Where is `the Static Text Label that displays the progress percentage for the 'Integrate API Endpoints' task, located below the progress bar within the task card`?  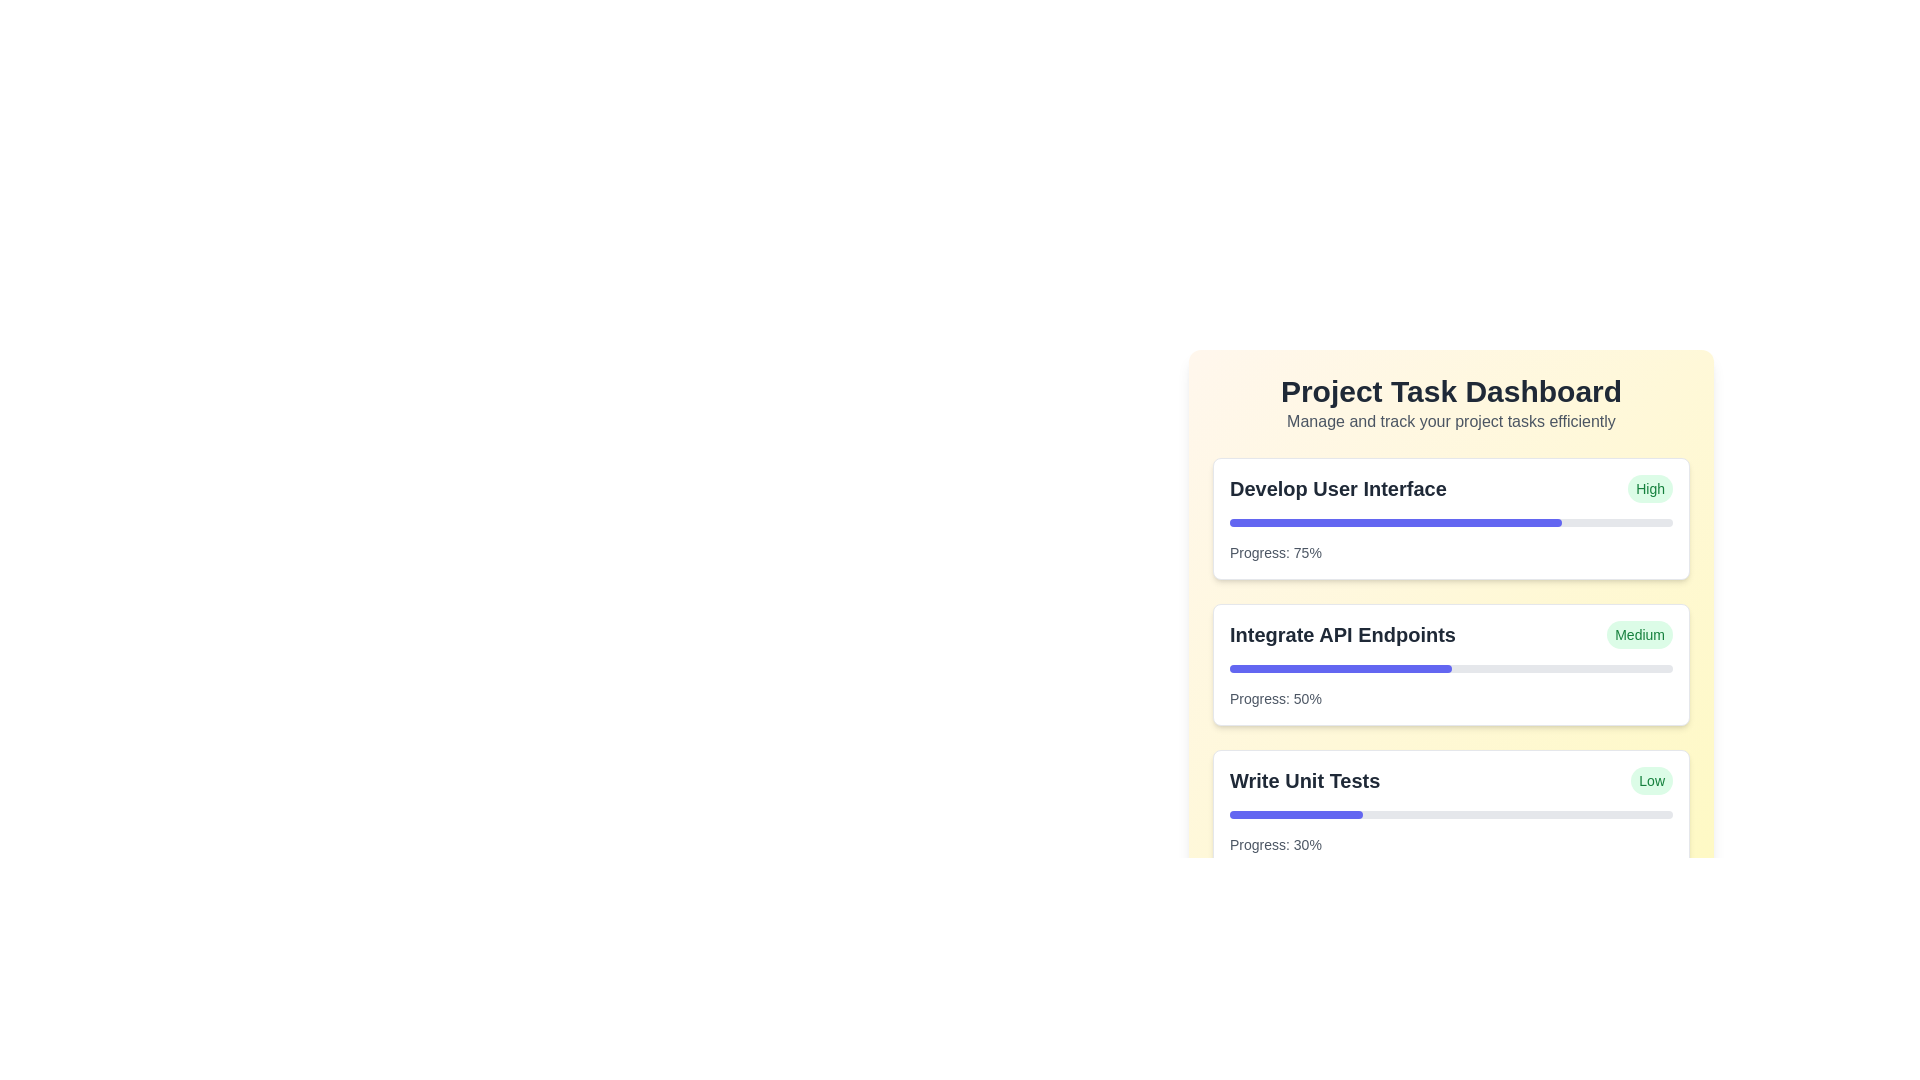 the Static Text Label that displays the progress percentage for the 'Integrate API Endpoints' task, located below the progress bar within the task card is located at coordinates (1274, 697).